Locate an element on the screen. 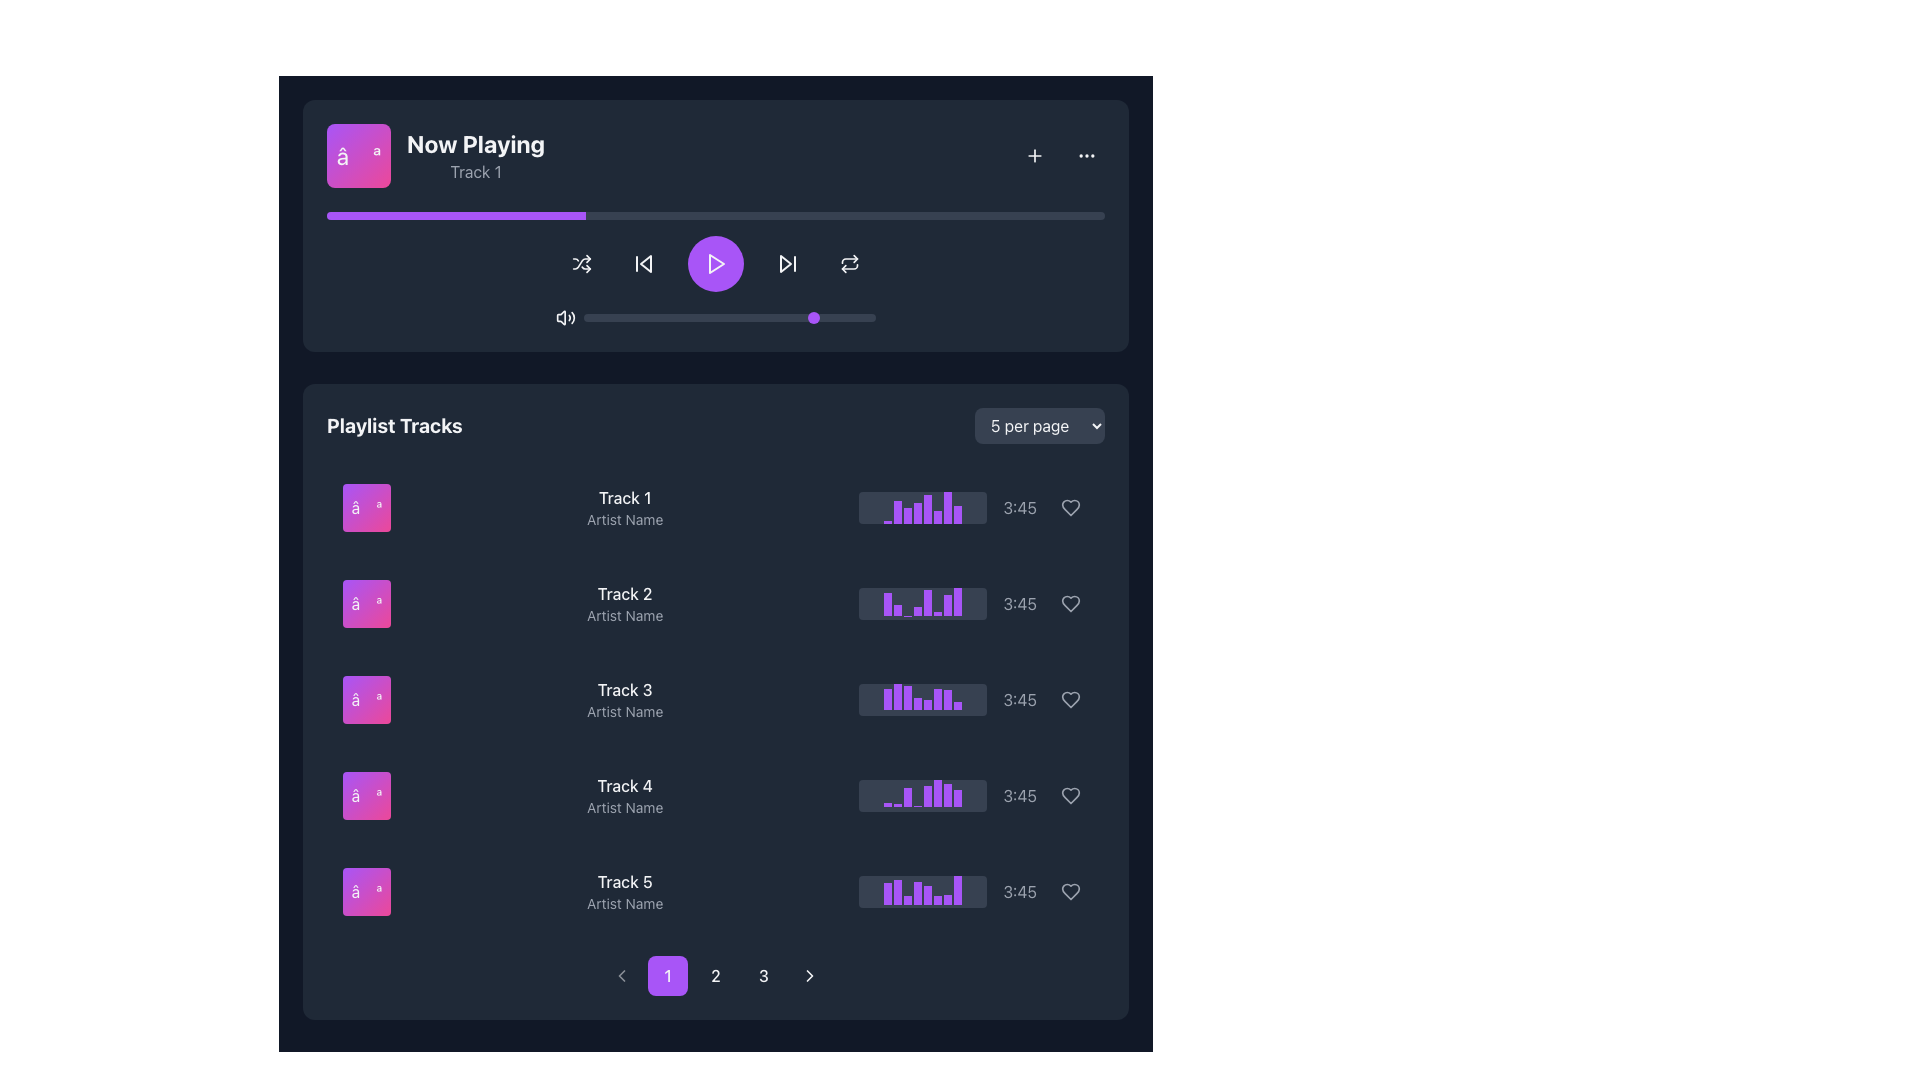 This screenshot has width=1920, height=1080. the square icon with a gradient background and a musical note symbol, located in the second row of the track listing, preceding 'Track 2' and 'Artist Name' is located at coordinates (366, 603).